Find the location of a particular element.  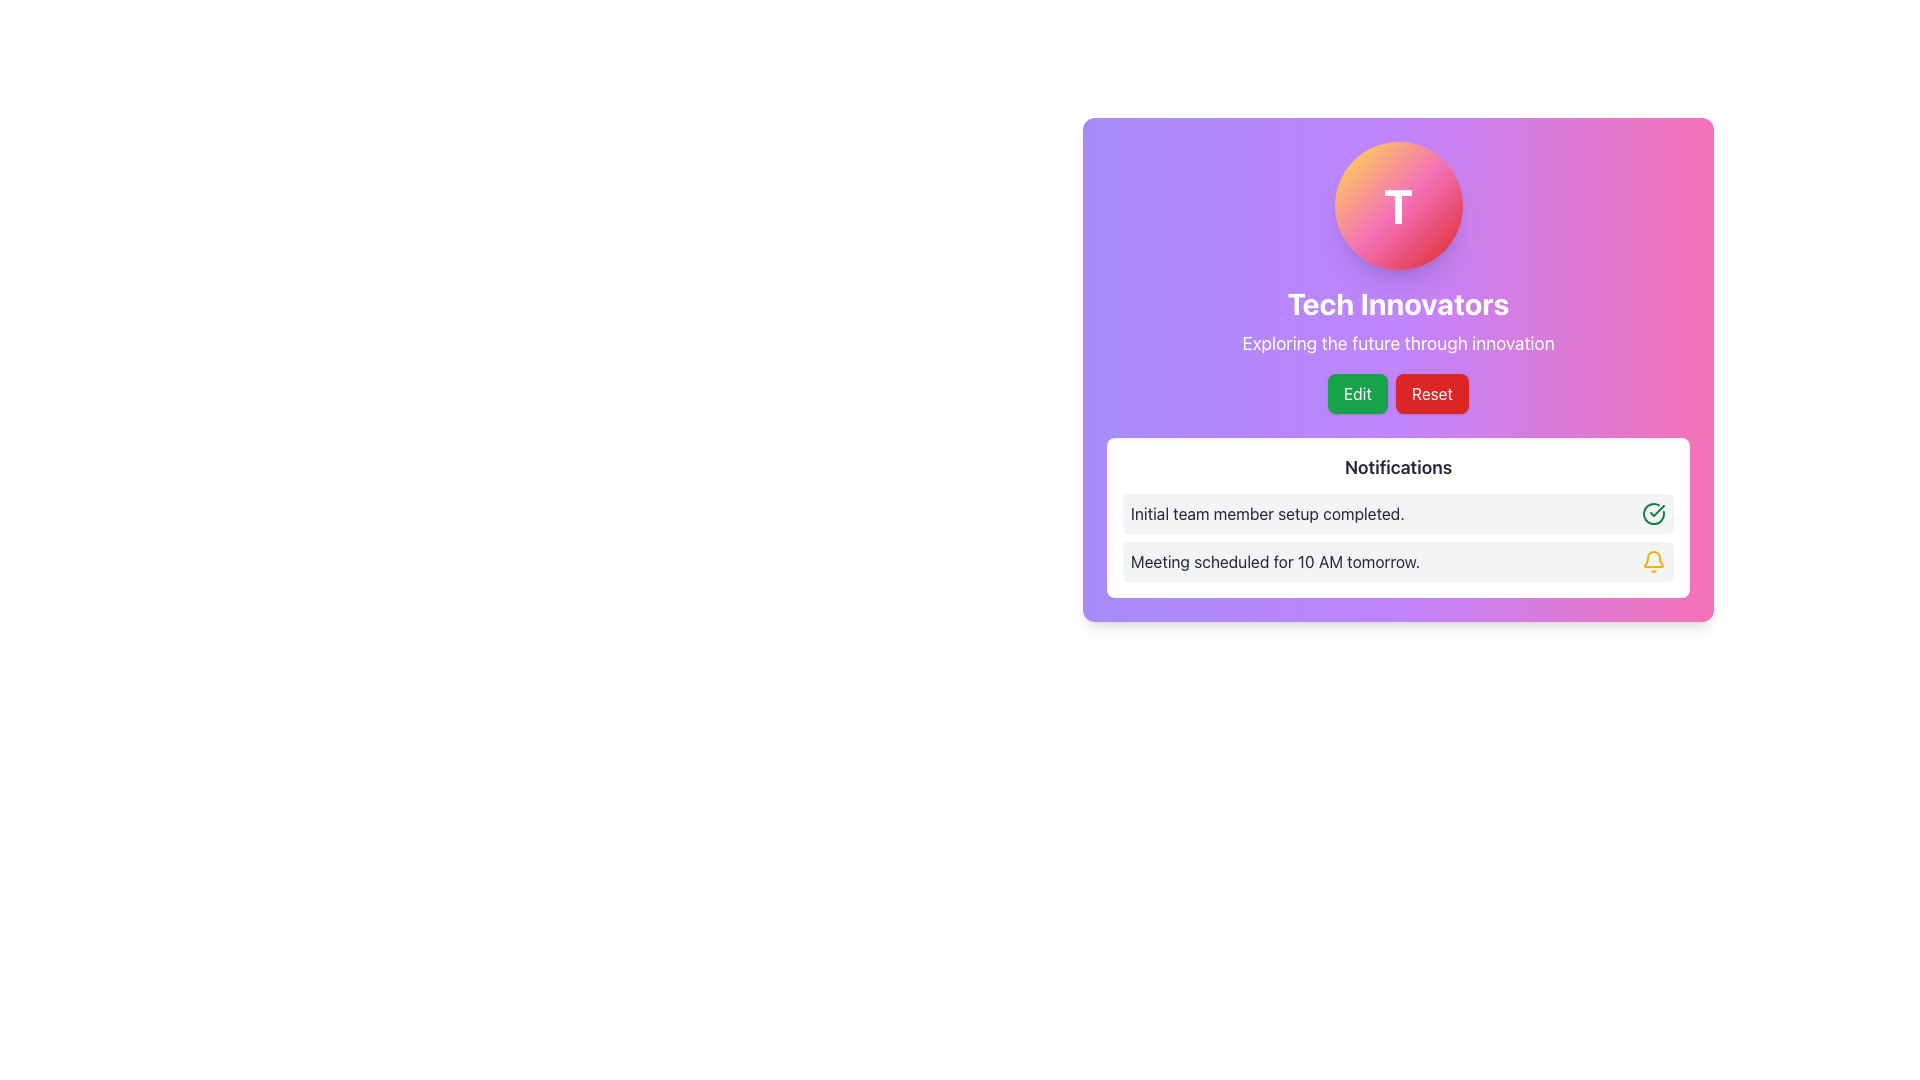

notifications displayed in the Notification Panel, which has a white background, gray text, and rounded corners, located below the header and action buttons is located at coordinates (1397, 516).